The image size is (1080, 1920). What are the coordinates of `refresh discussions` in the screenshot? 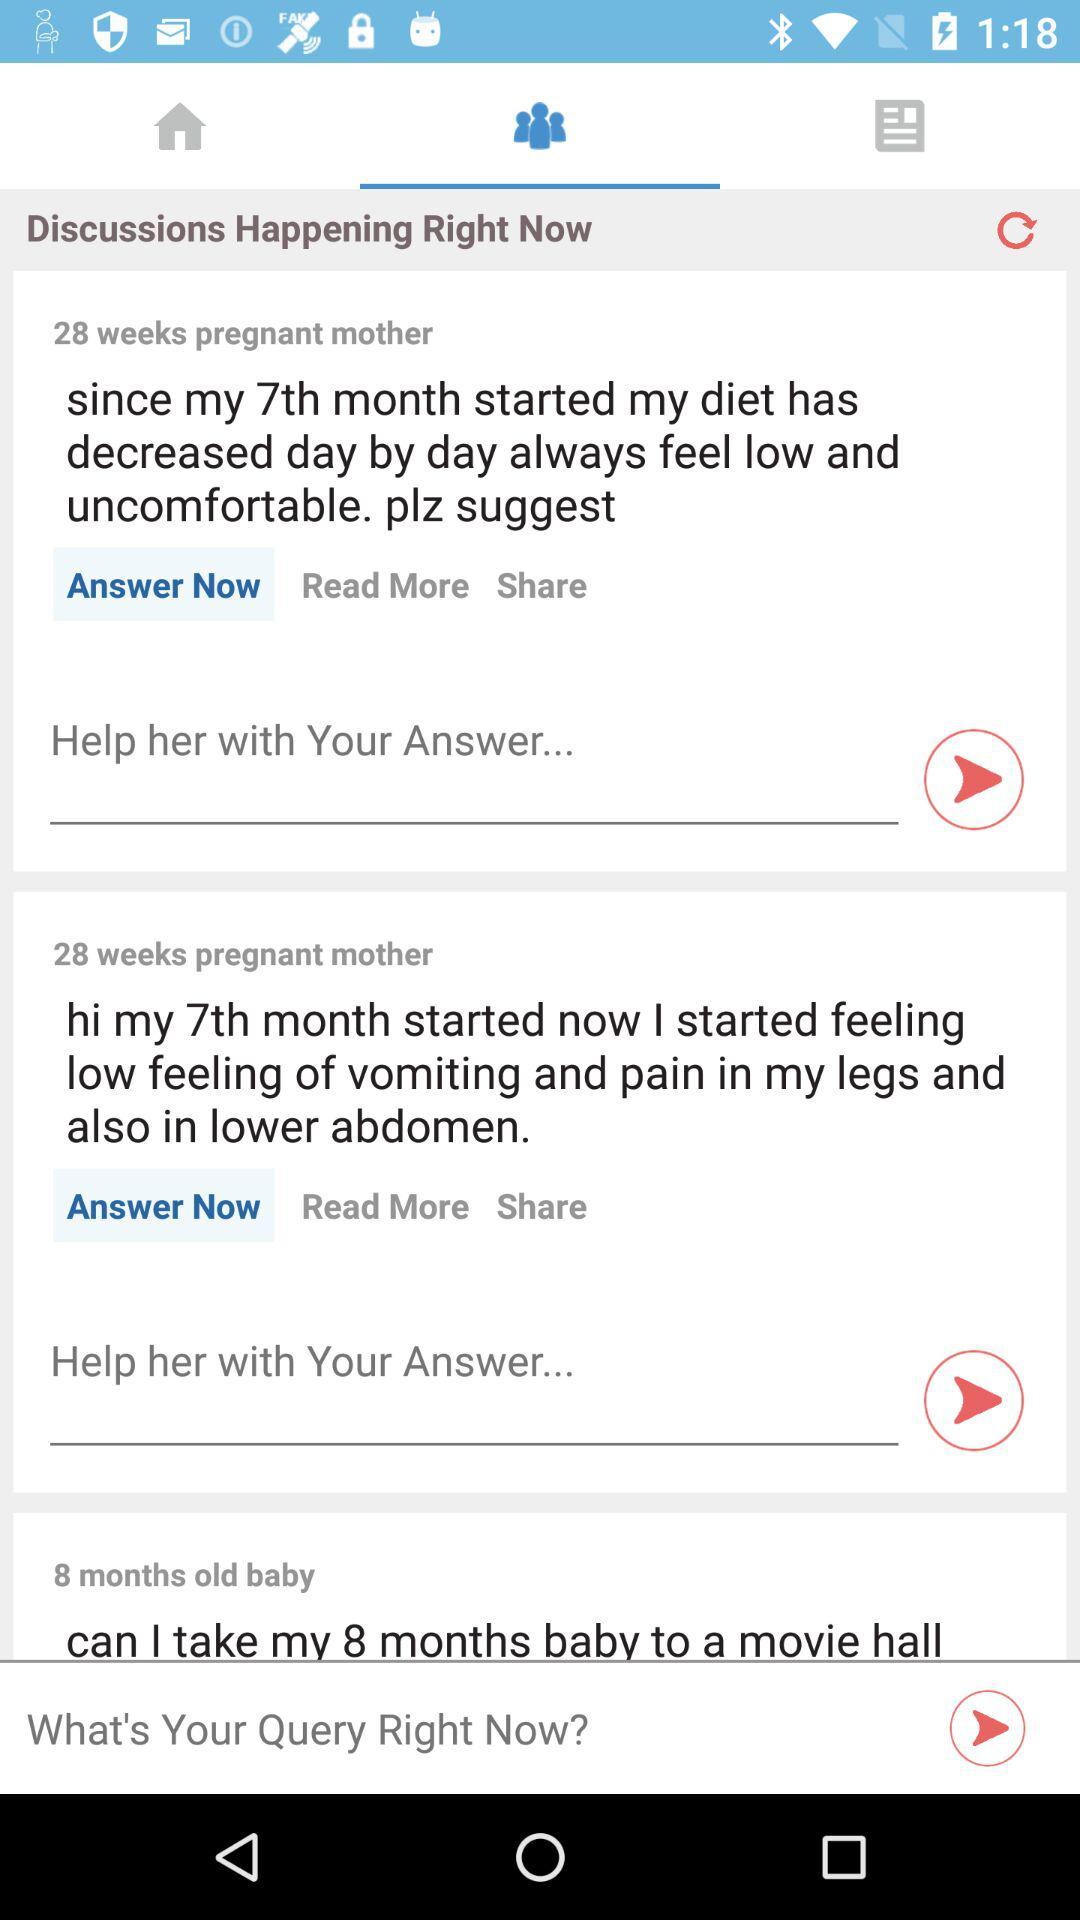 It's located at (1014, 221).